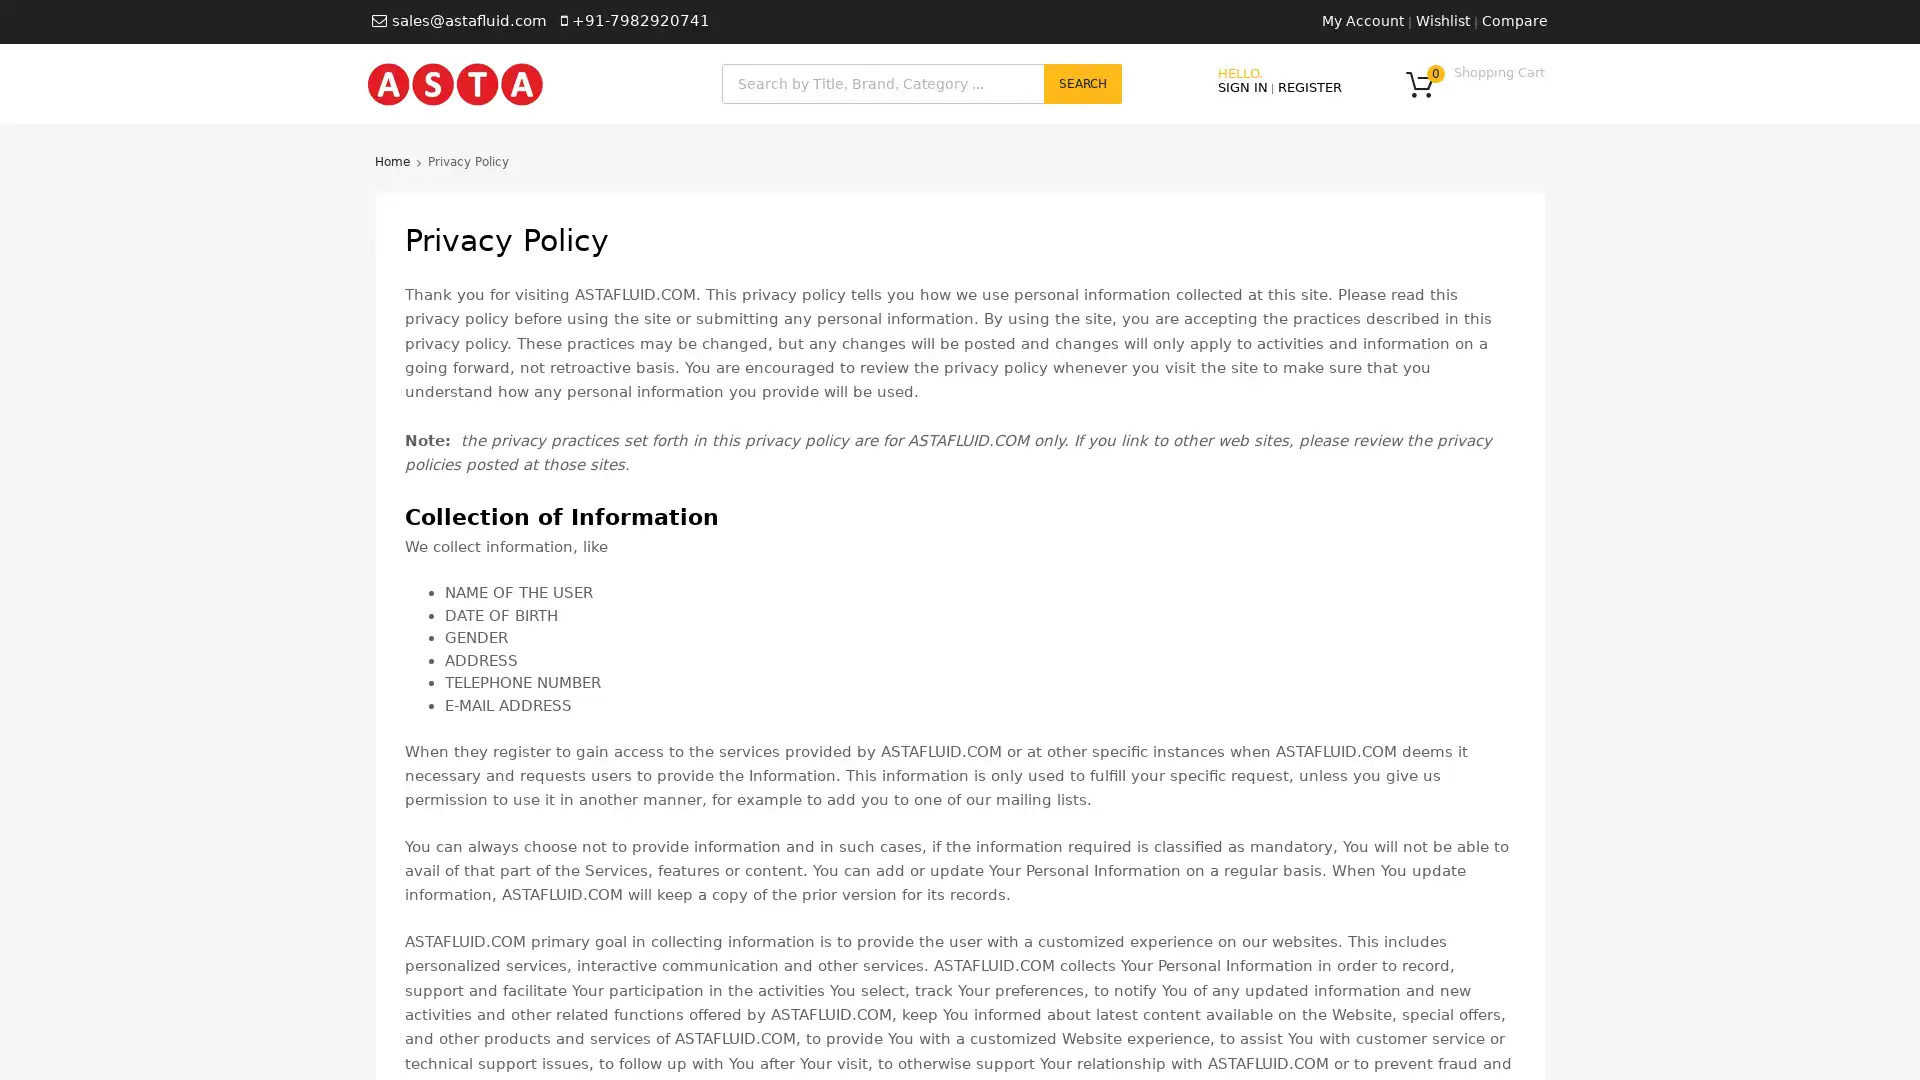  I want to click on Search, so click(1082, 83).